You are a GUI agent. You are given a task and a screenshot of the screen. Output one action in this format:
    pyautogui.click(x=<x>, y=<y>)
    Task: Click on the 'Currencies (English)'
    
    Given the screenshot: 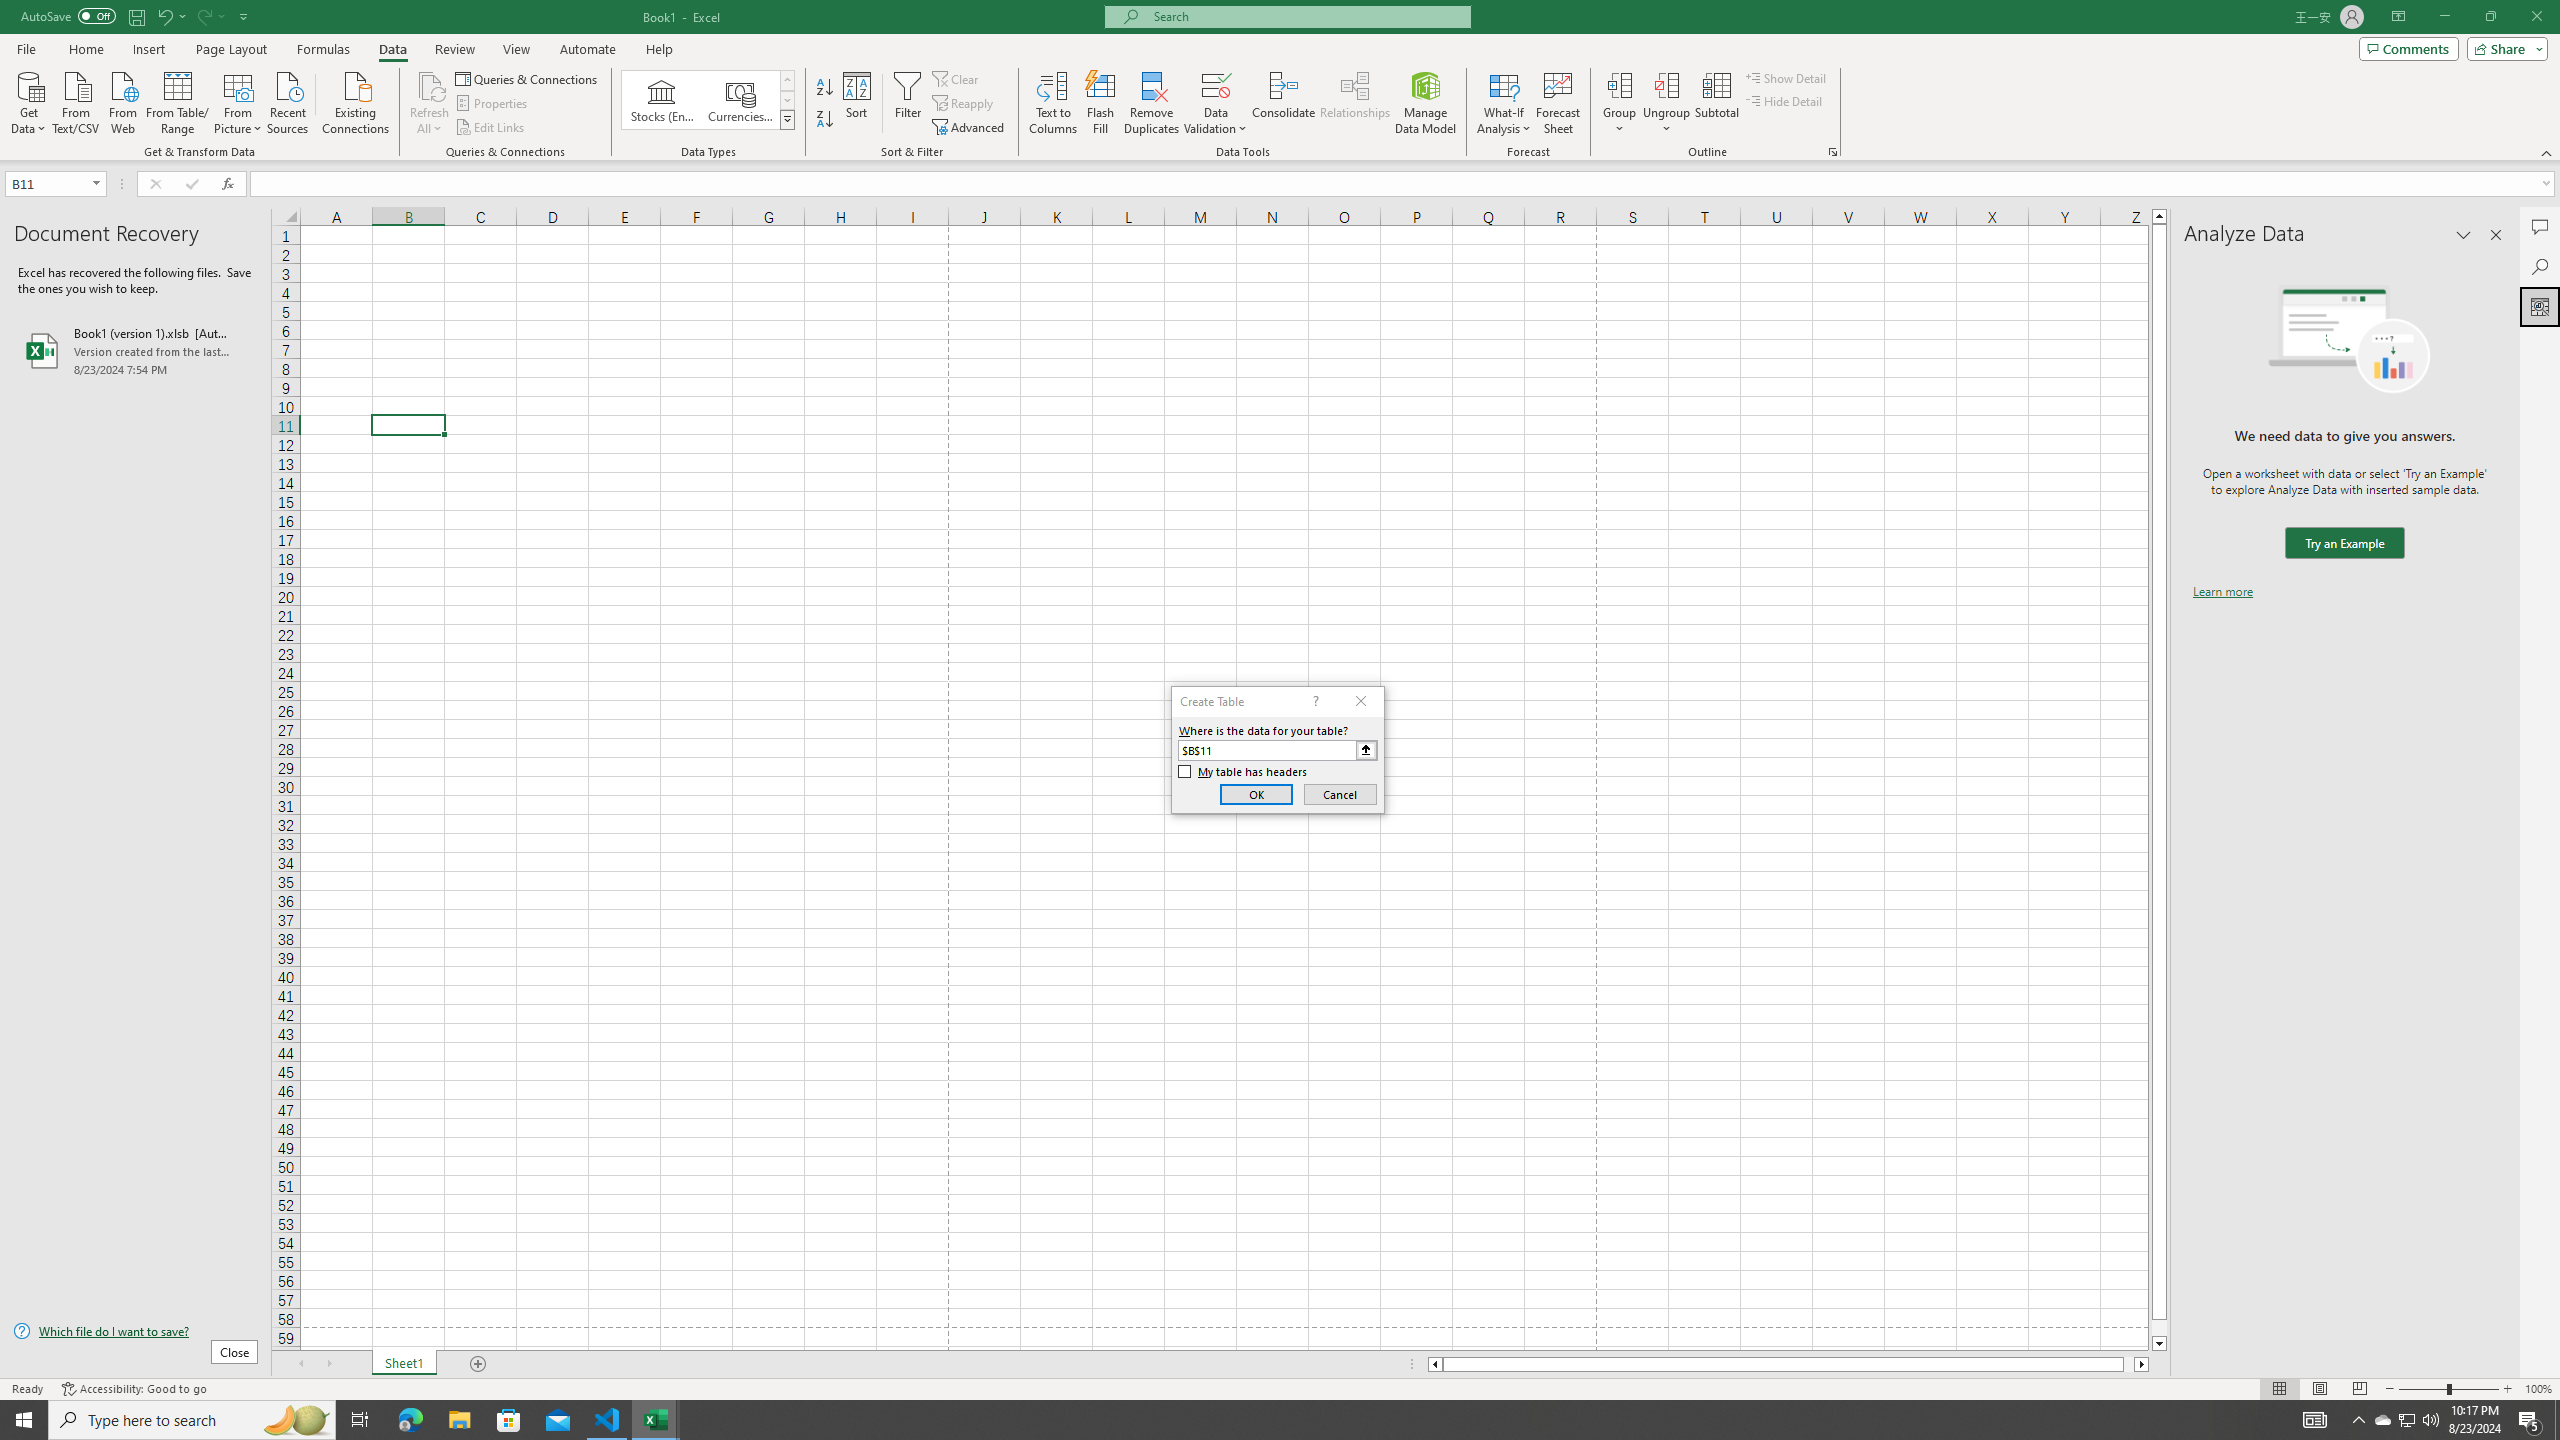 What is the action you would take?
    pyautogui.click(x=738, y=99)
    